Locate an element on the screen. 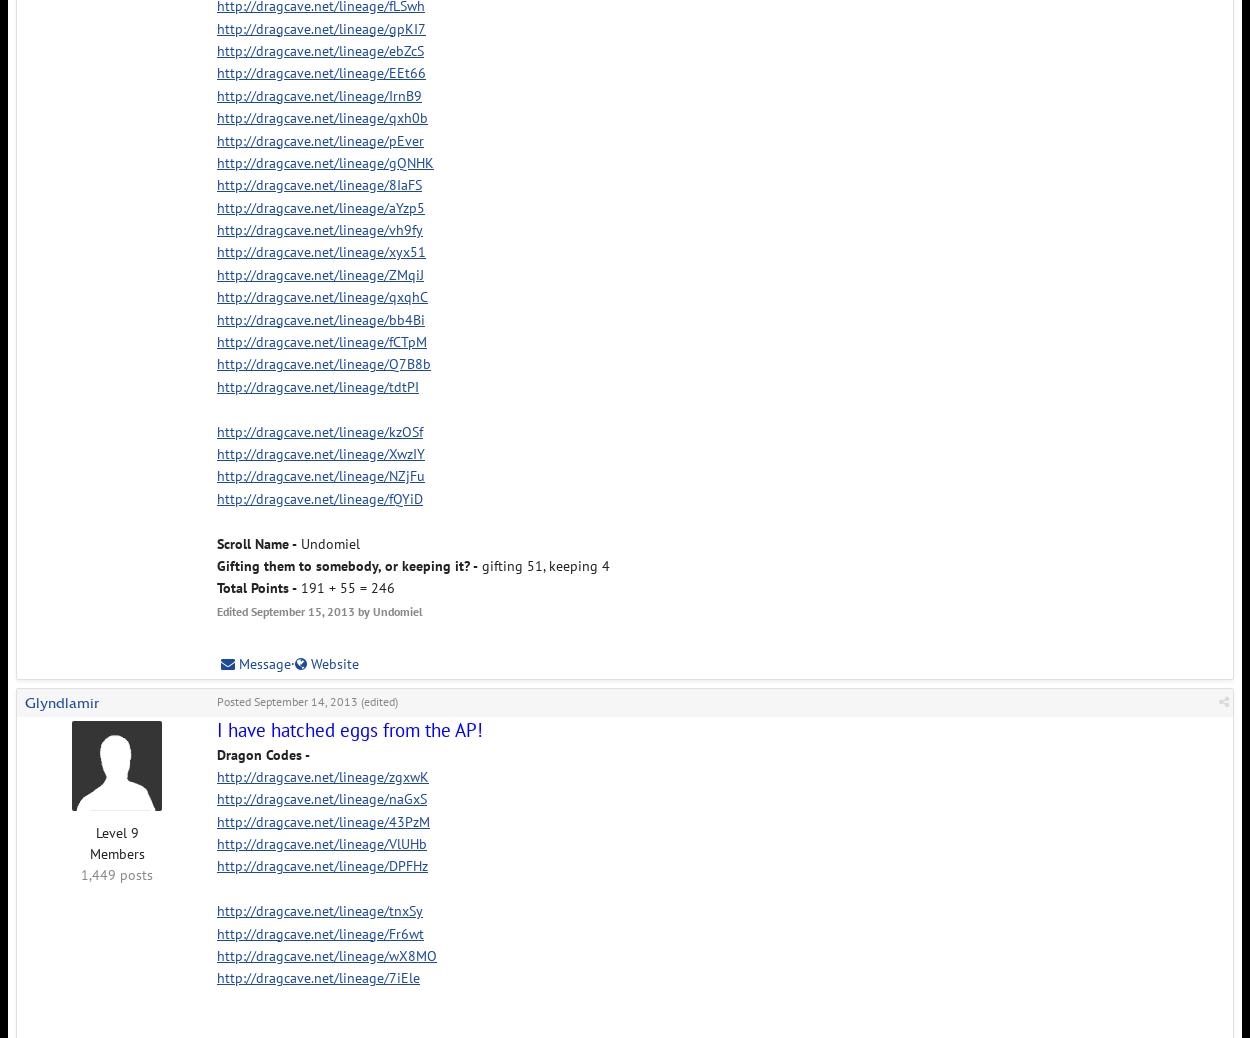 This screenshot has height=1038, width=1250. 'by Undomiel' is located at coordinates (388, 609).